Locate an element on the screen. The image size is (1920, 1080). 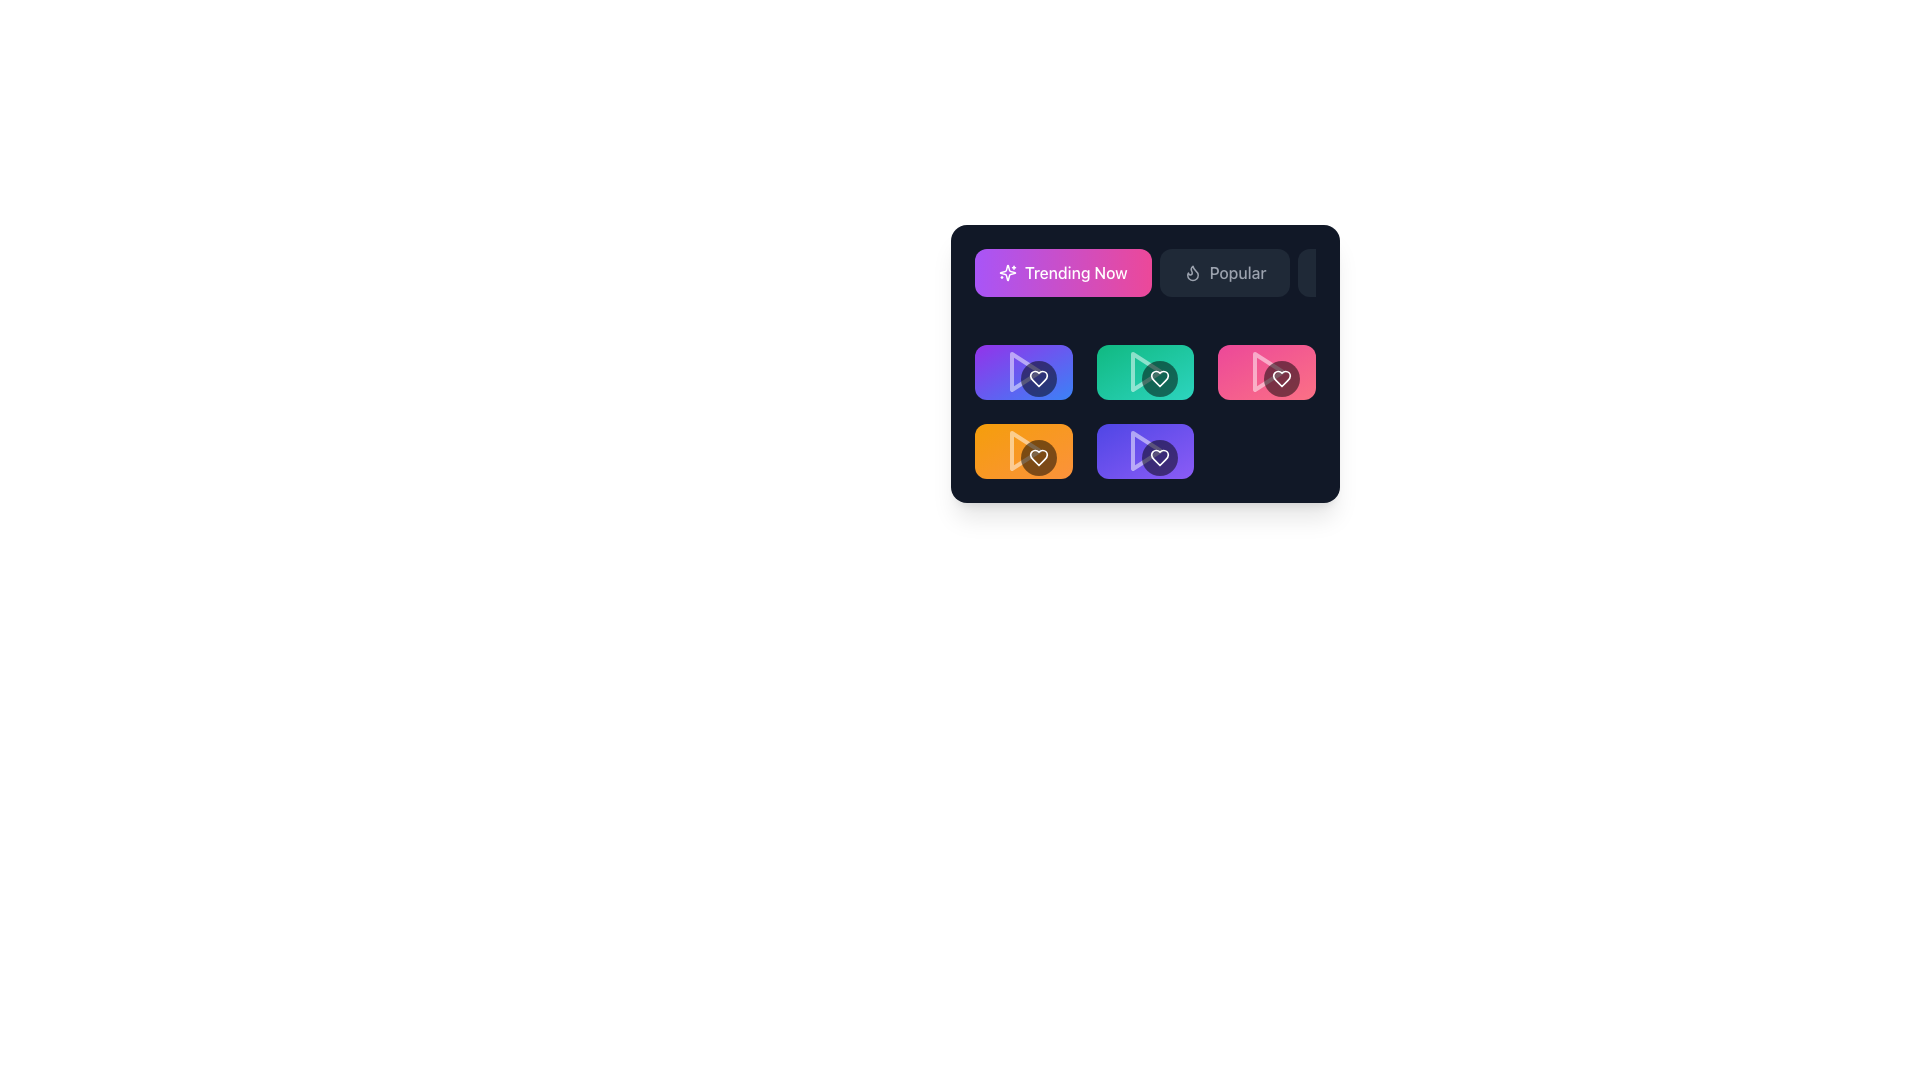
the upvote or like icon located in the upper-middle area of the interface, associated with the count of 156K interactions is located at coordinates (1136, 363).